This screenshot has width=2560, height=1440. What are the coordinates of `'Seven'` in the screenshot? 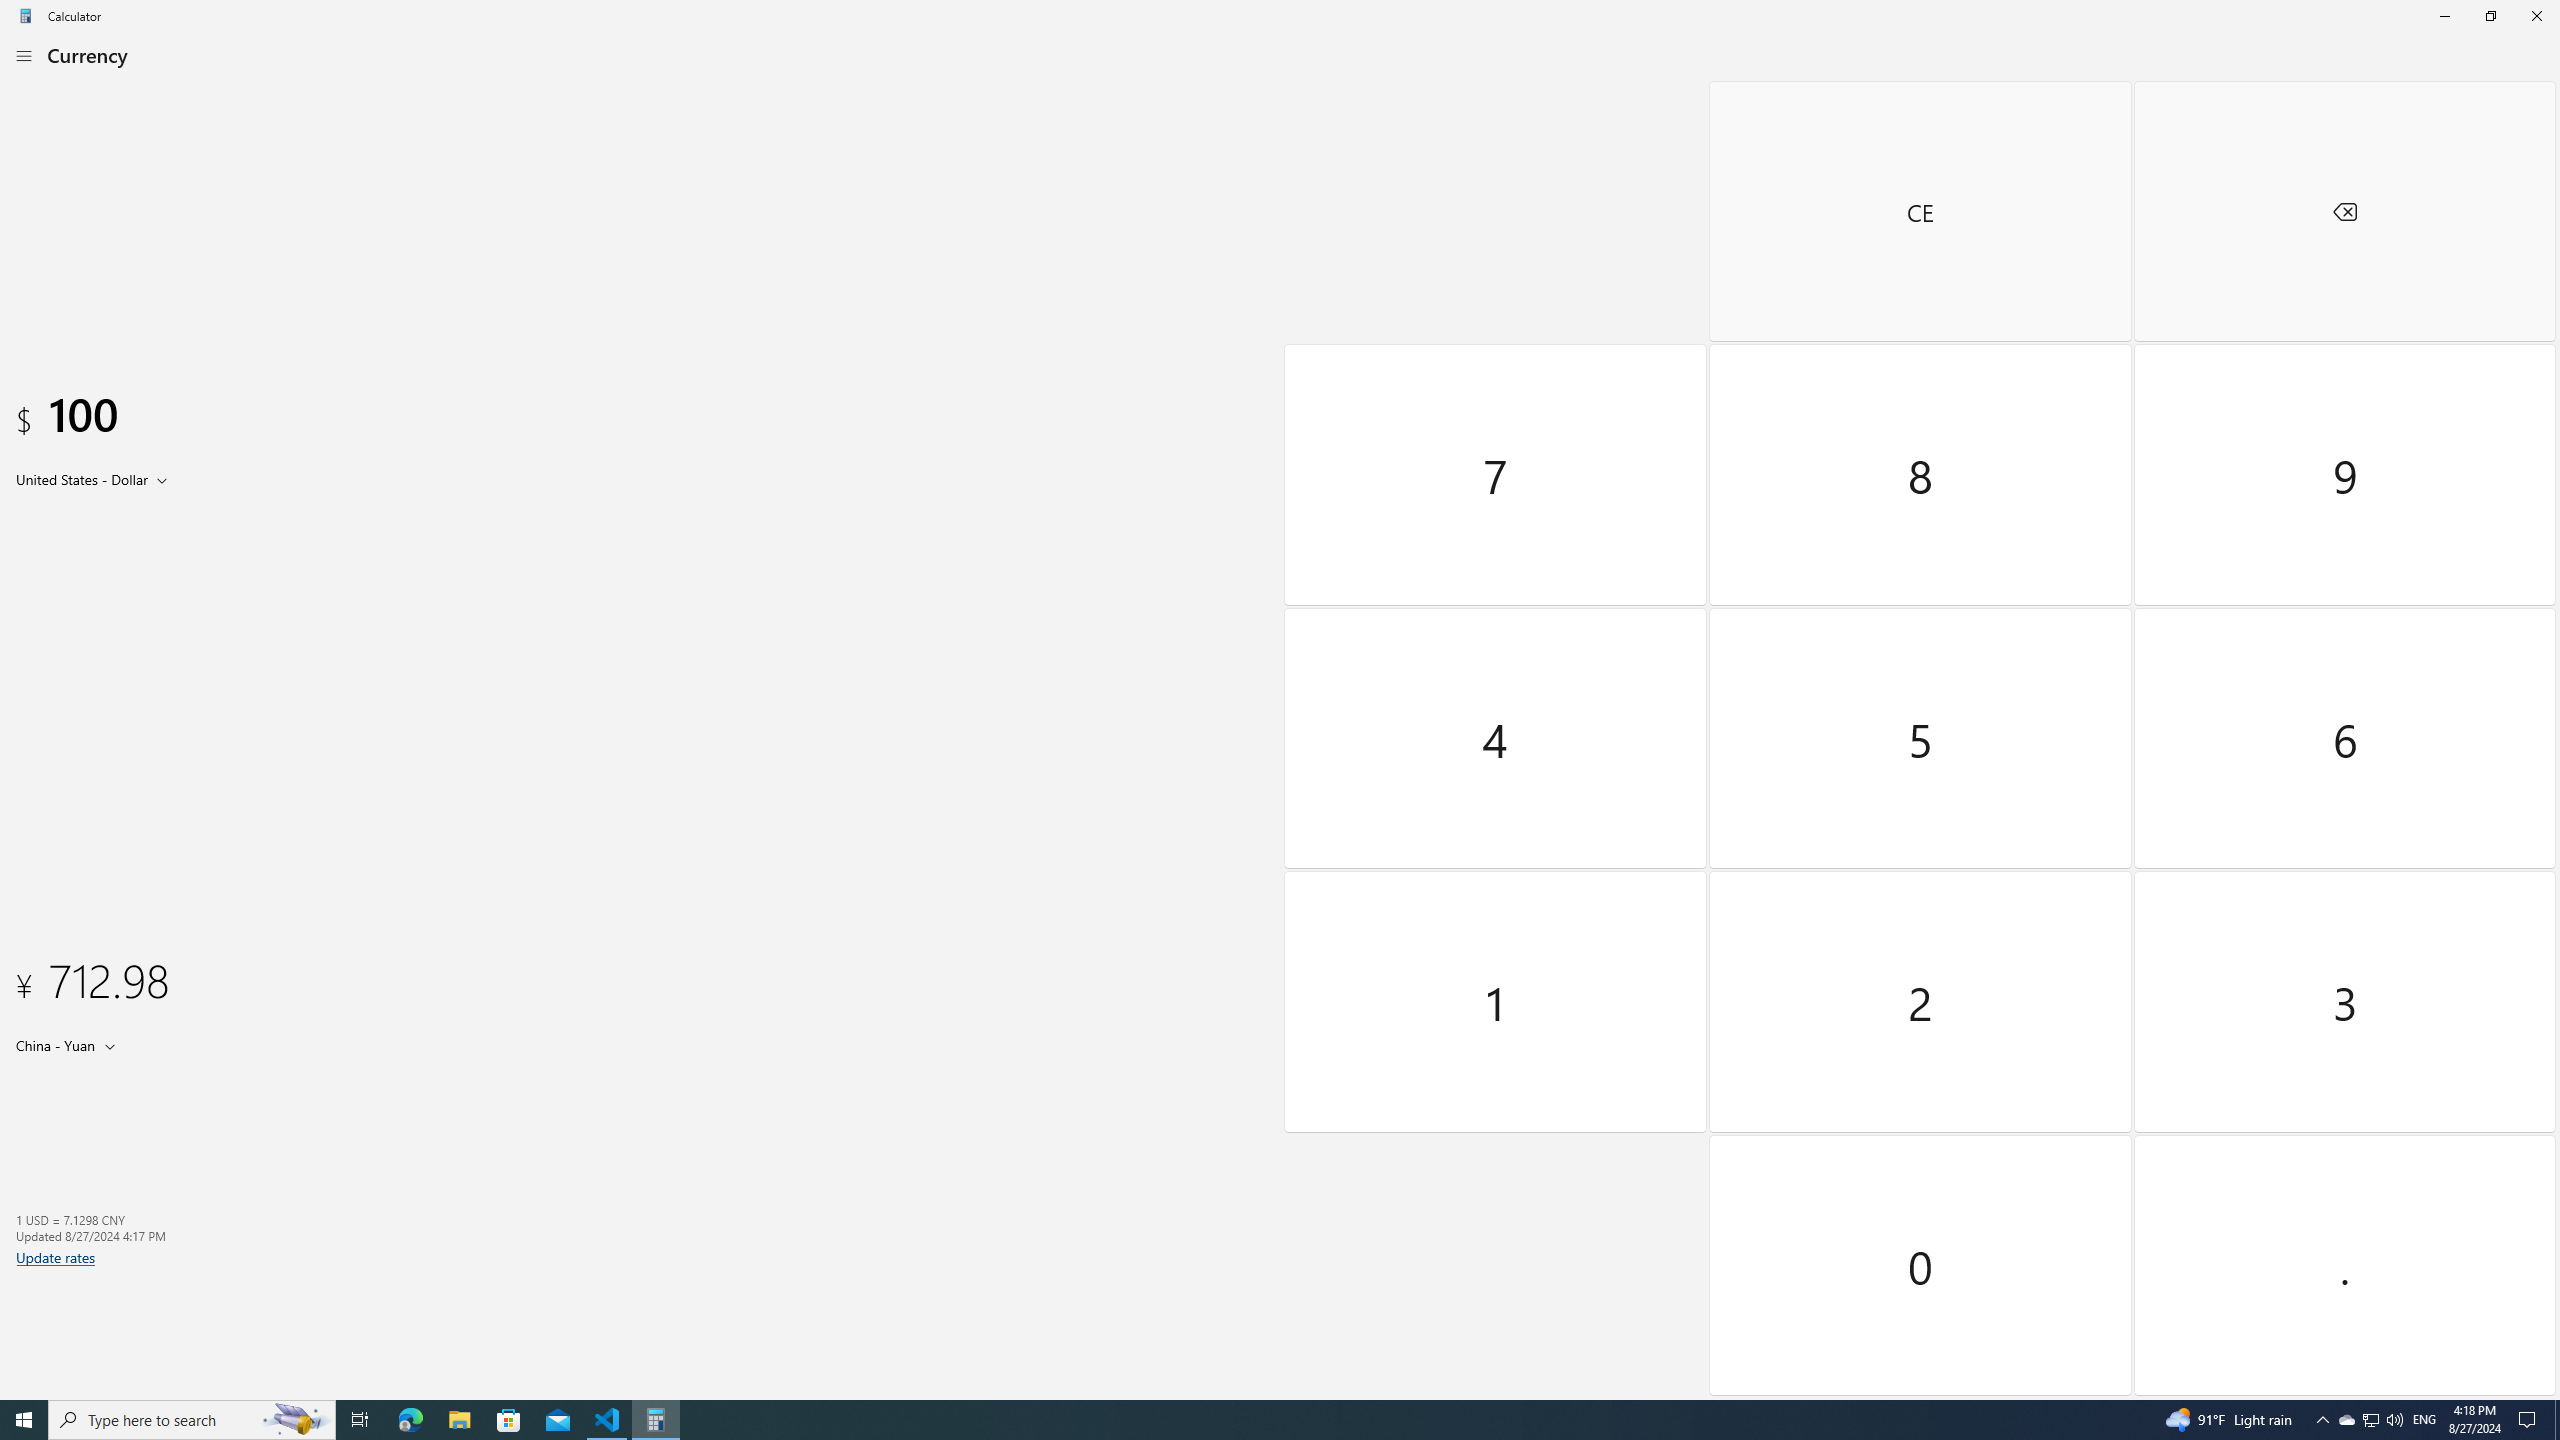 It's located at (1496, 474).